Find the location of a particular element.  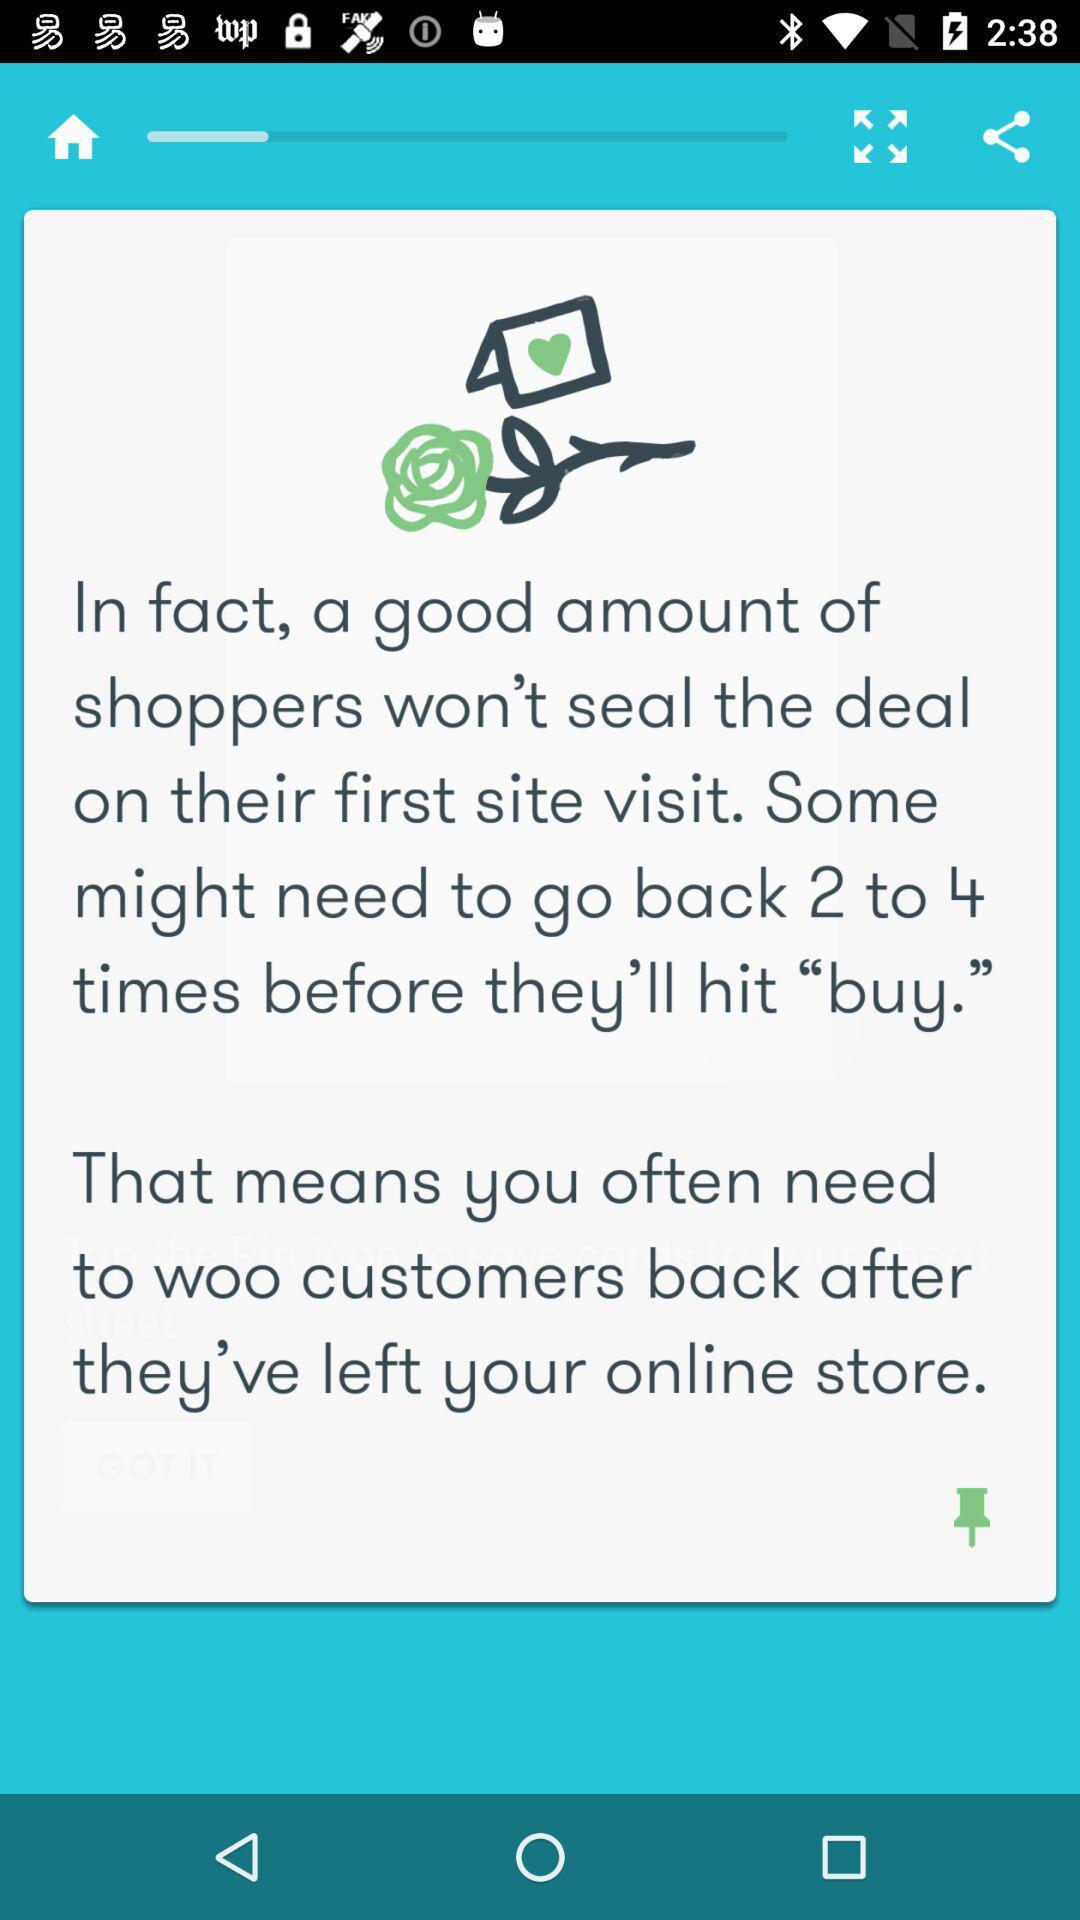

the share icon is located at coordinates (1006, 135).